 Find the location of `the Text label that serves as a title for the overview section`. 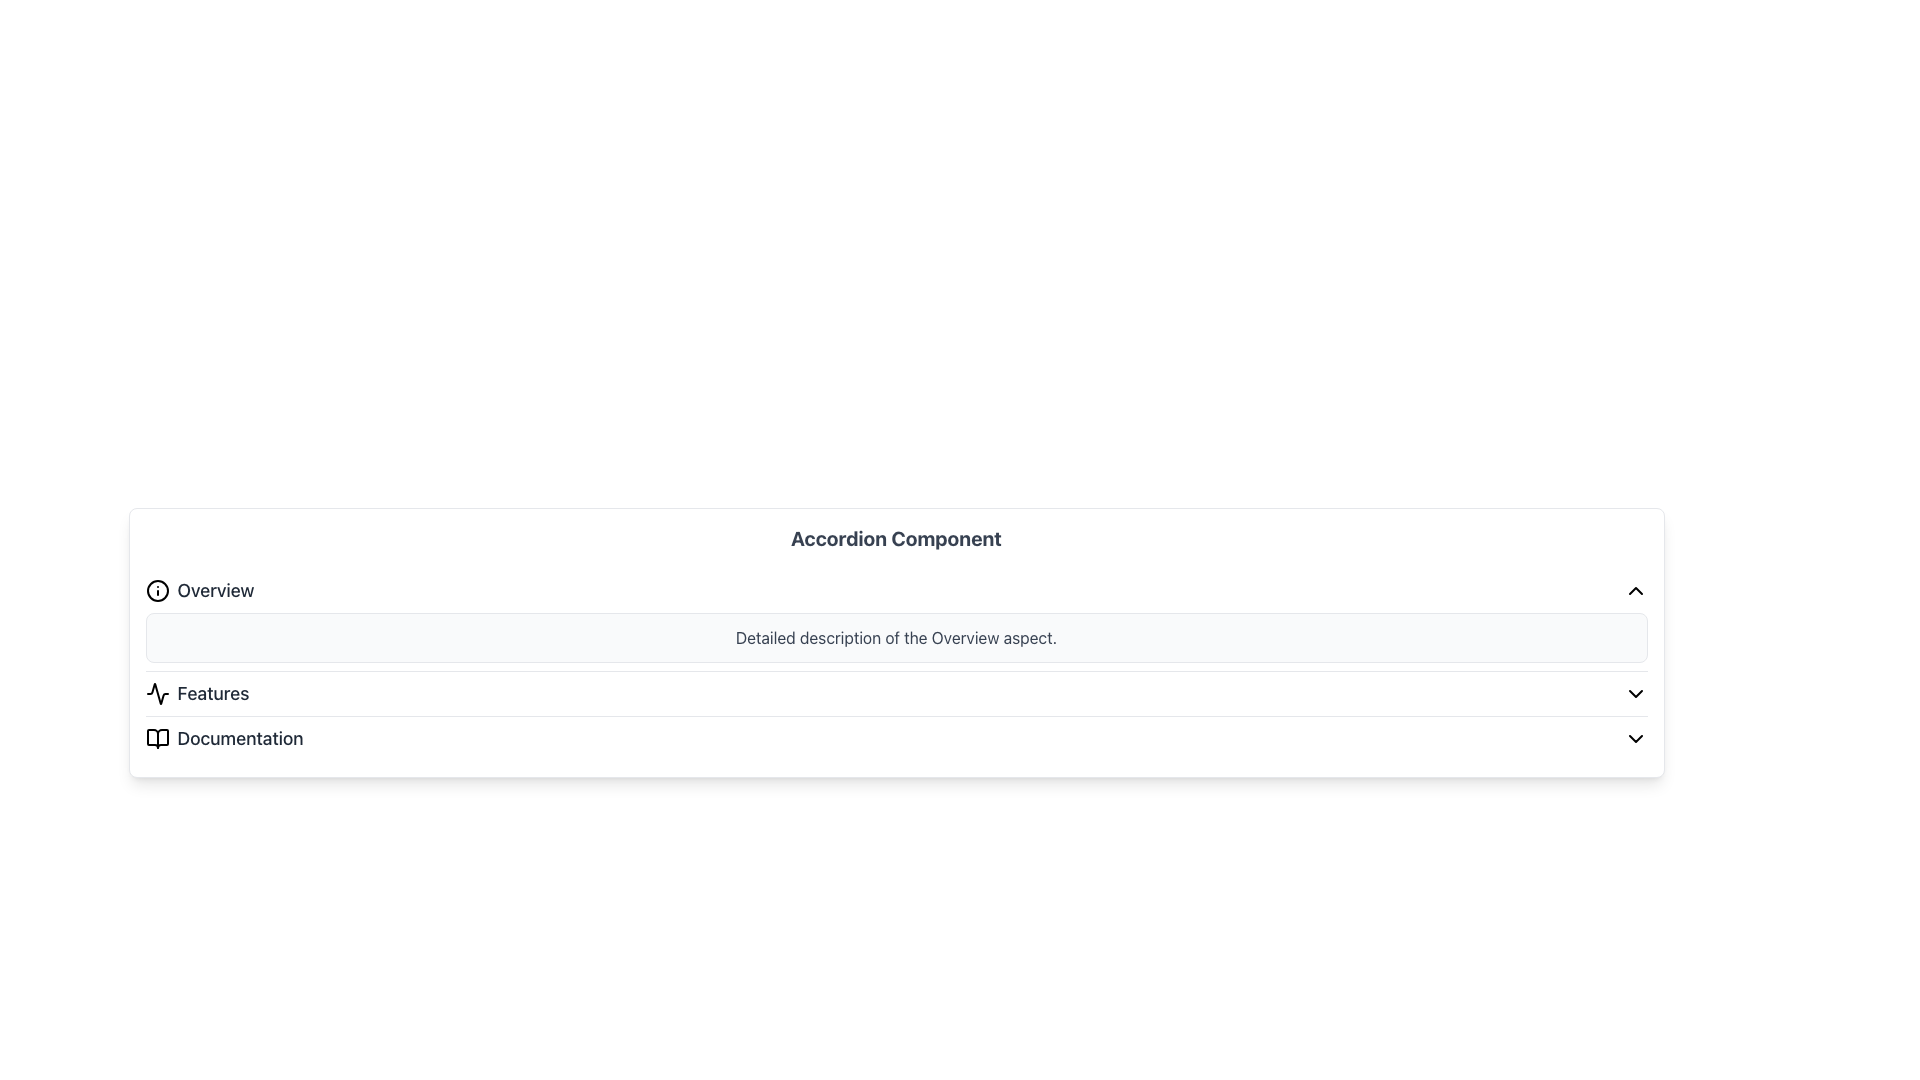

the Text label that serves as a title for the overview section is located at coordinates (216, 589).